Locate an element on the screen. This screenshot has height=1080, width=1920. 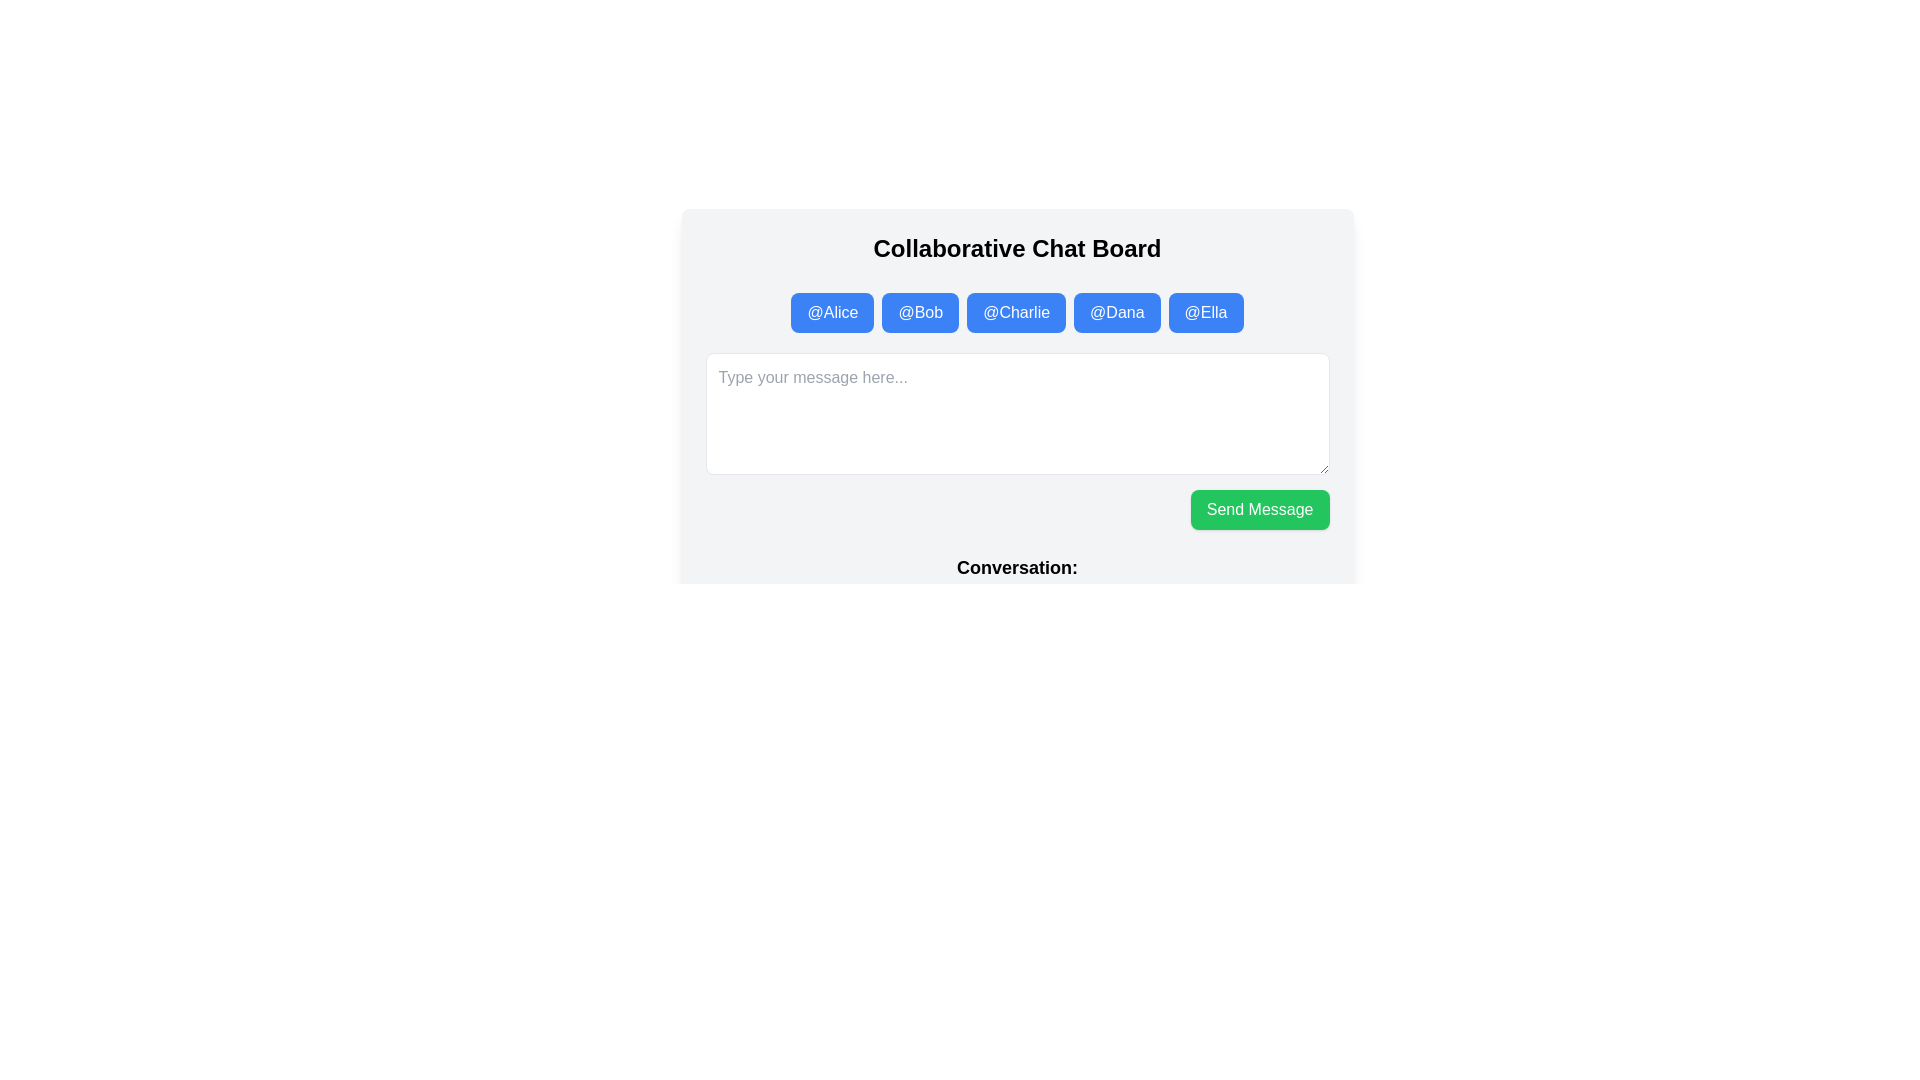
the rounded rectangular button labeled '@Bob' with a blue background, located under 'Collaborative Chat Board' is located at coordinates (919, 312).